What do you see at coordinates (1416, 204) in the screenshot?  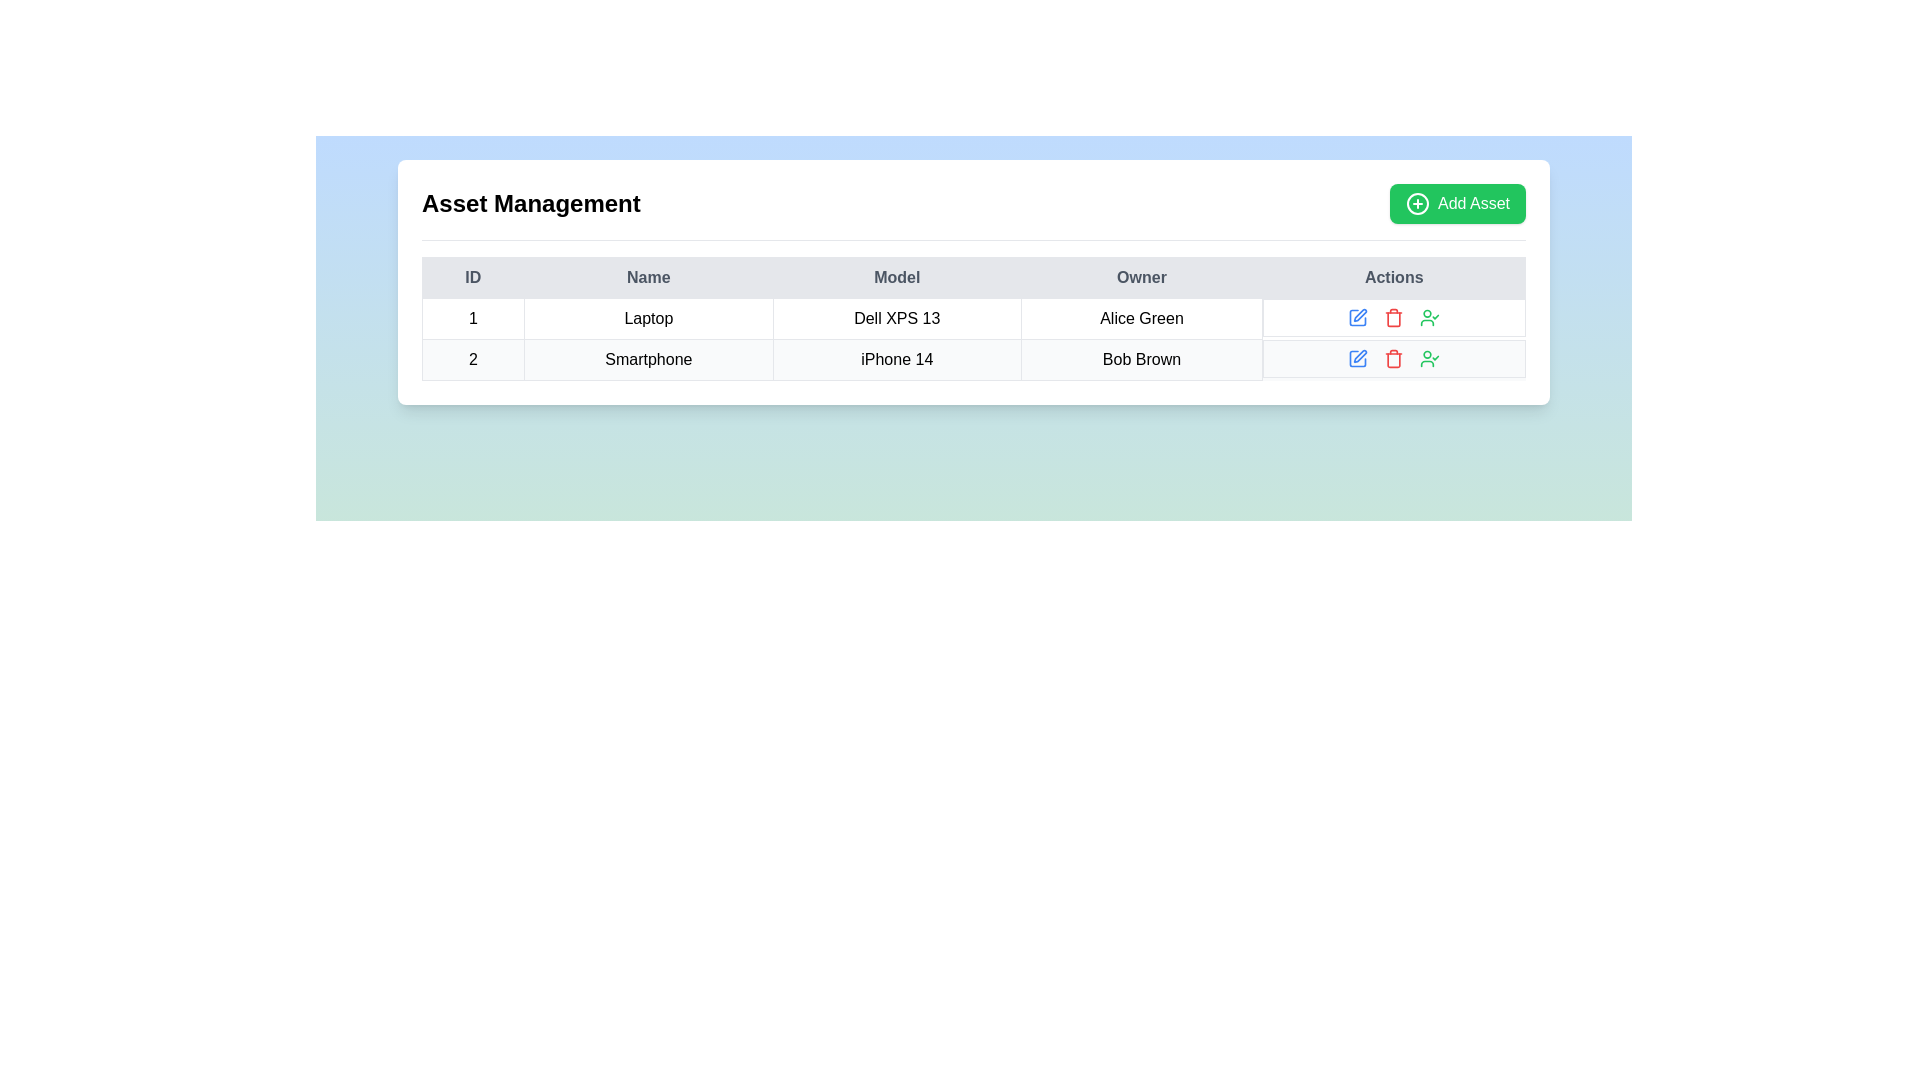 I see `the 'Add Asset' icon located on the right side of the header bar in the 'Asset Management' table` at bounding box center [1416, 204].